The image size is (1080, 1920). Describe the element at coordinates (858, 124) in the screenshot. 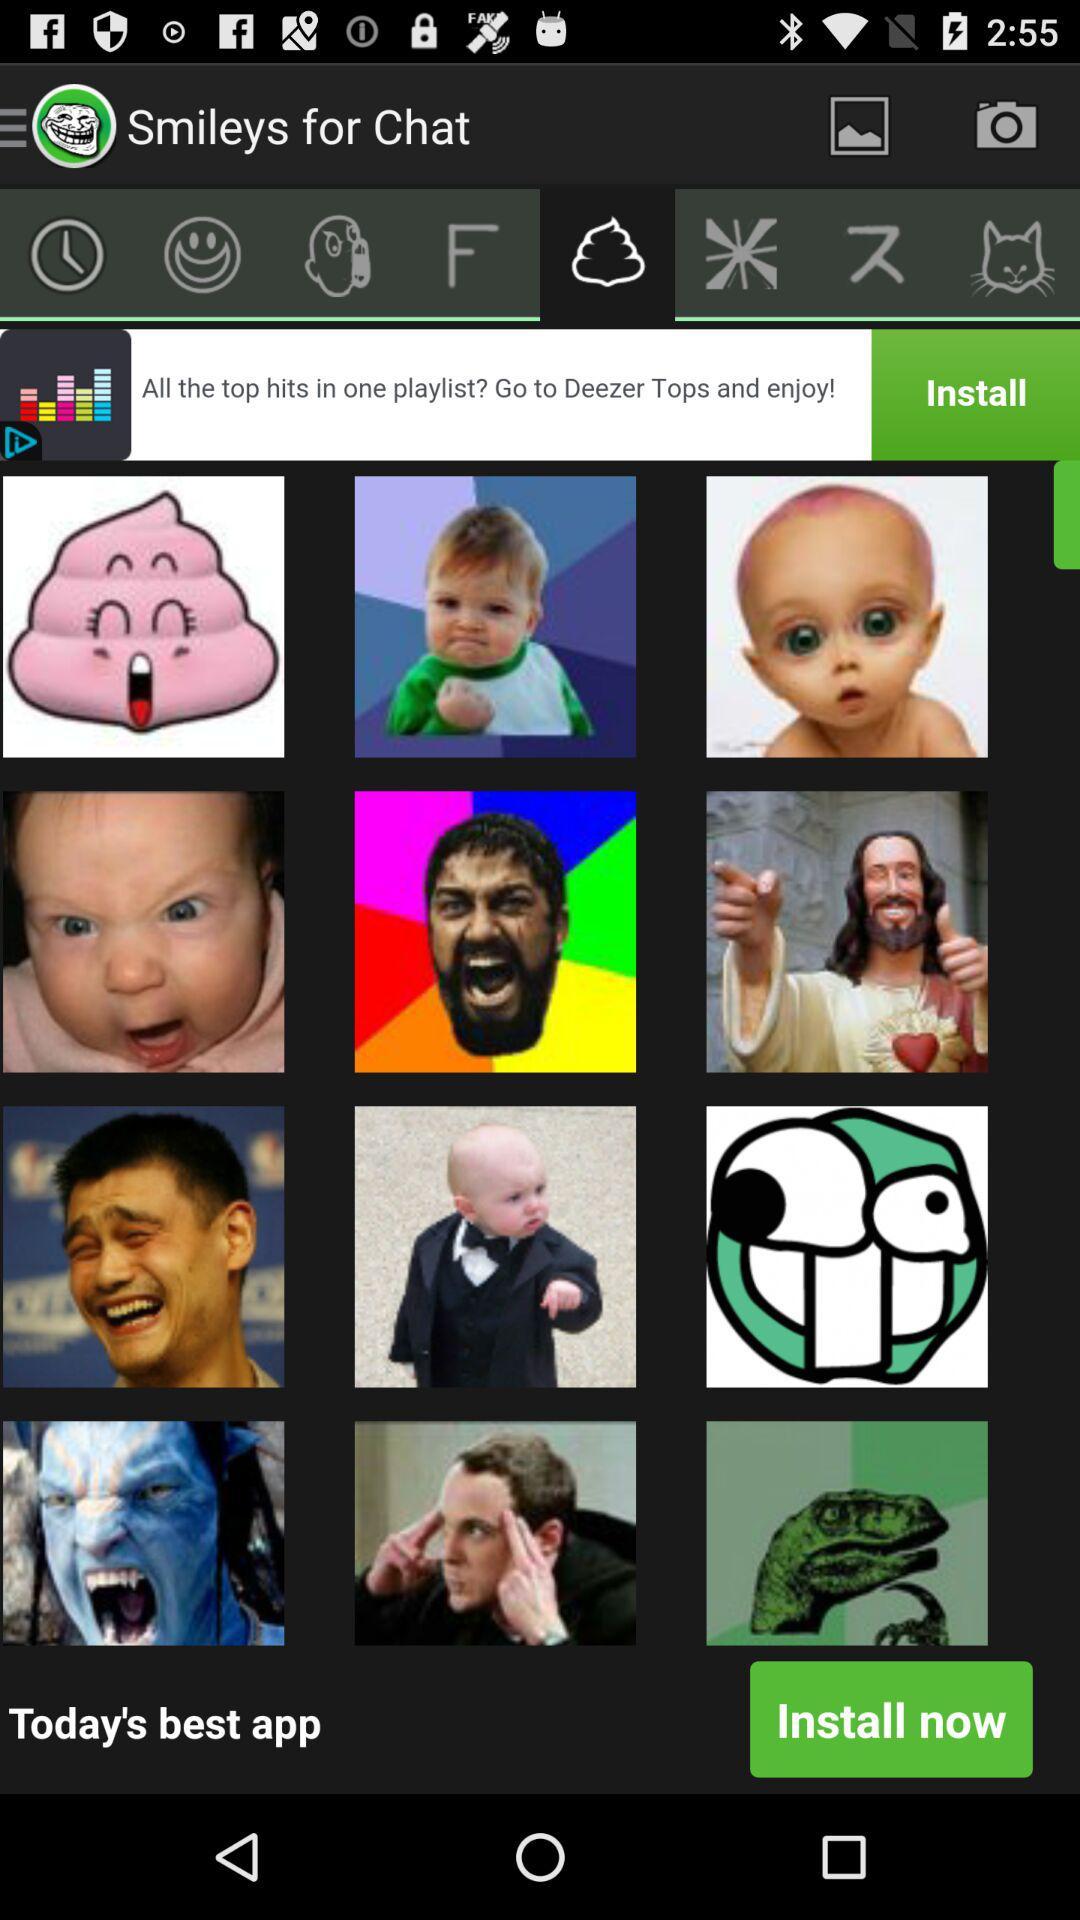

I see `image page` at that location.